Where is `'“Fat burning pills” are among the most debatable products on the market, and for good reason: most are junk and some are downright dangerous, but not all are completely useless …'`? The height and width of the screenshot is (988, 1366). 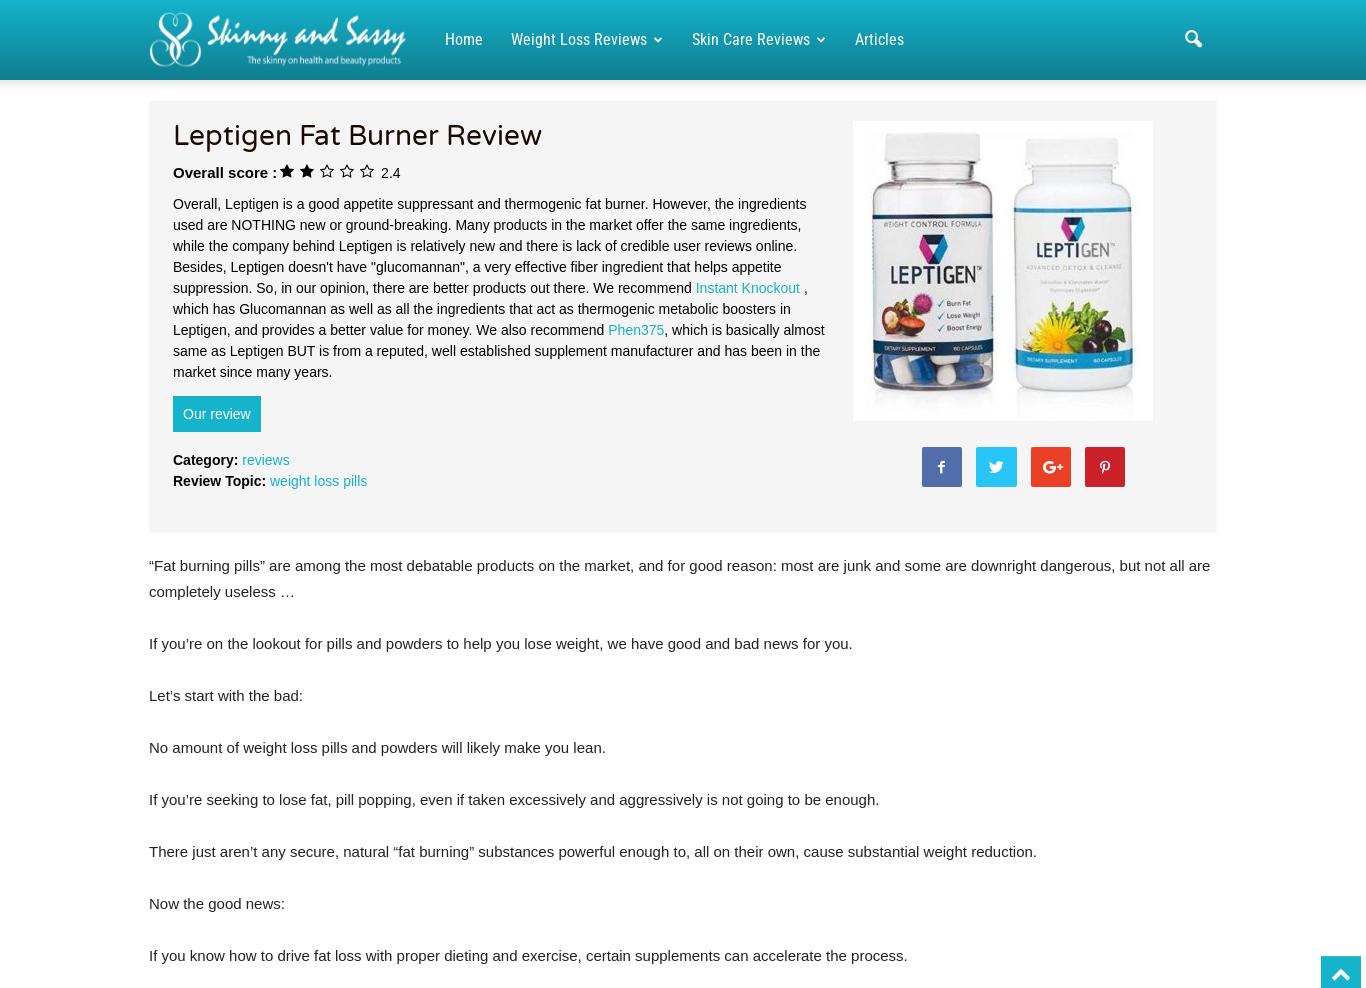
'“Fat burning pills” are among the most debatable products on the market, and for good reason: most are junk and some are downright dangerous, but not all are completely useless …' is located at coordinates (678, 578).